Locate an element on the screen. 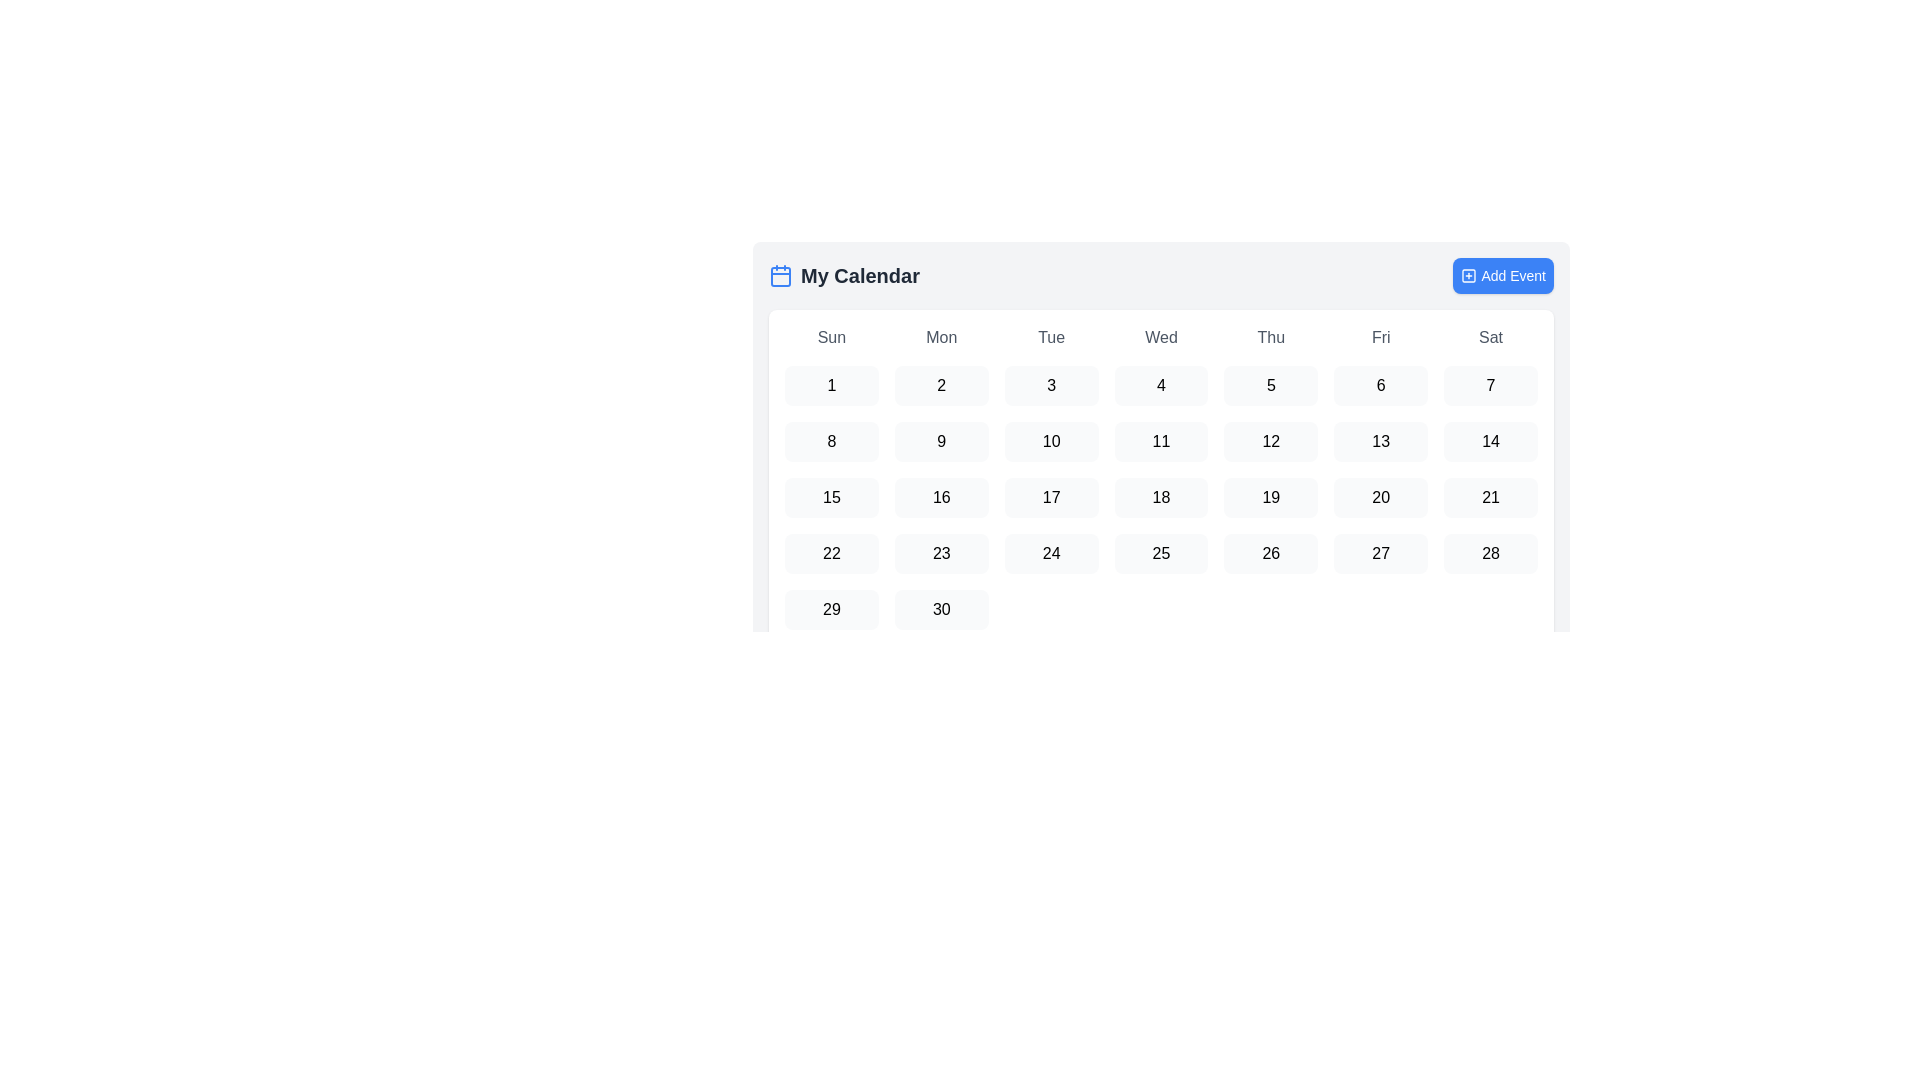 This screenshot has width=1920, height=1080. the text label '30' located in the second column of the bottom row of the calendar grid cell, which has a light gray background and black text is located at coordinates (940, 608).